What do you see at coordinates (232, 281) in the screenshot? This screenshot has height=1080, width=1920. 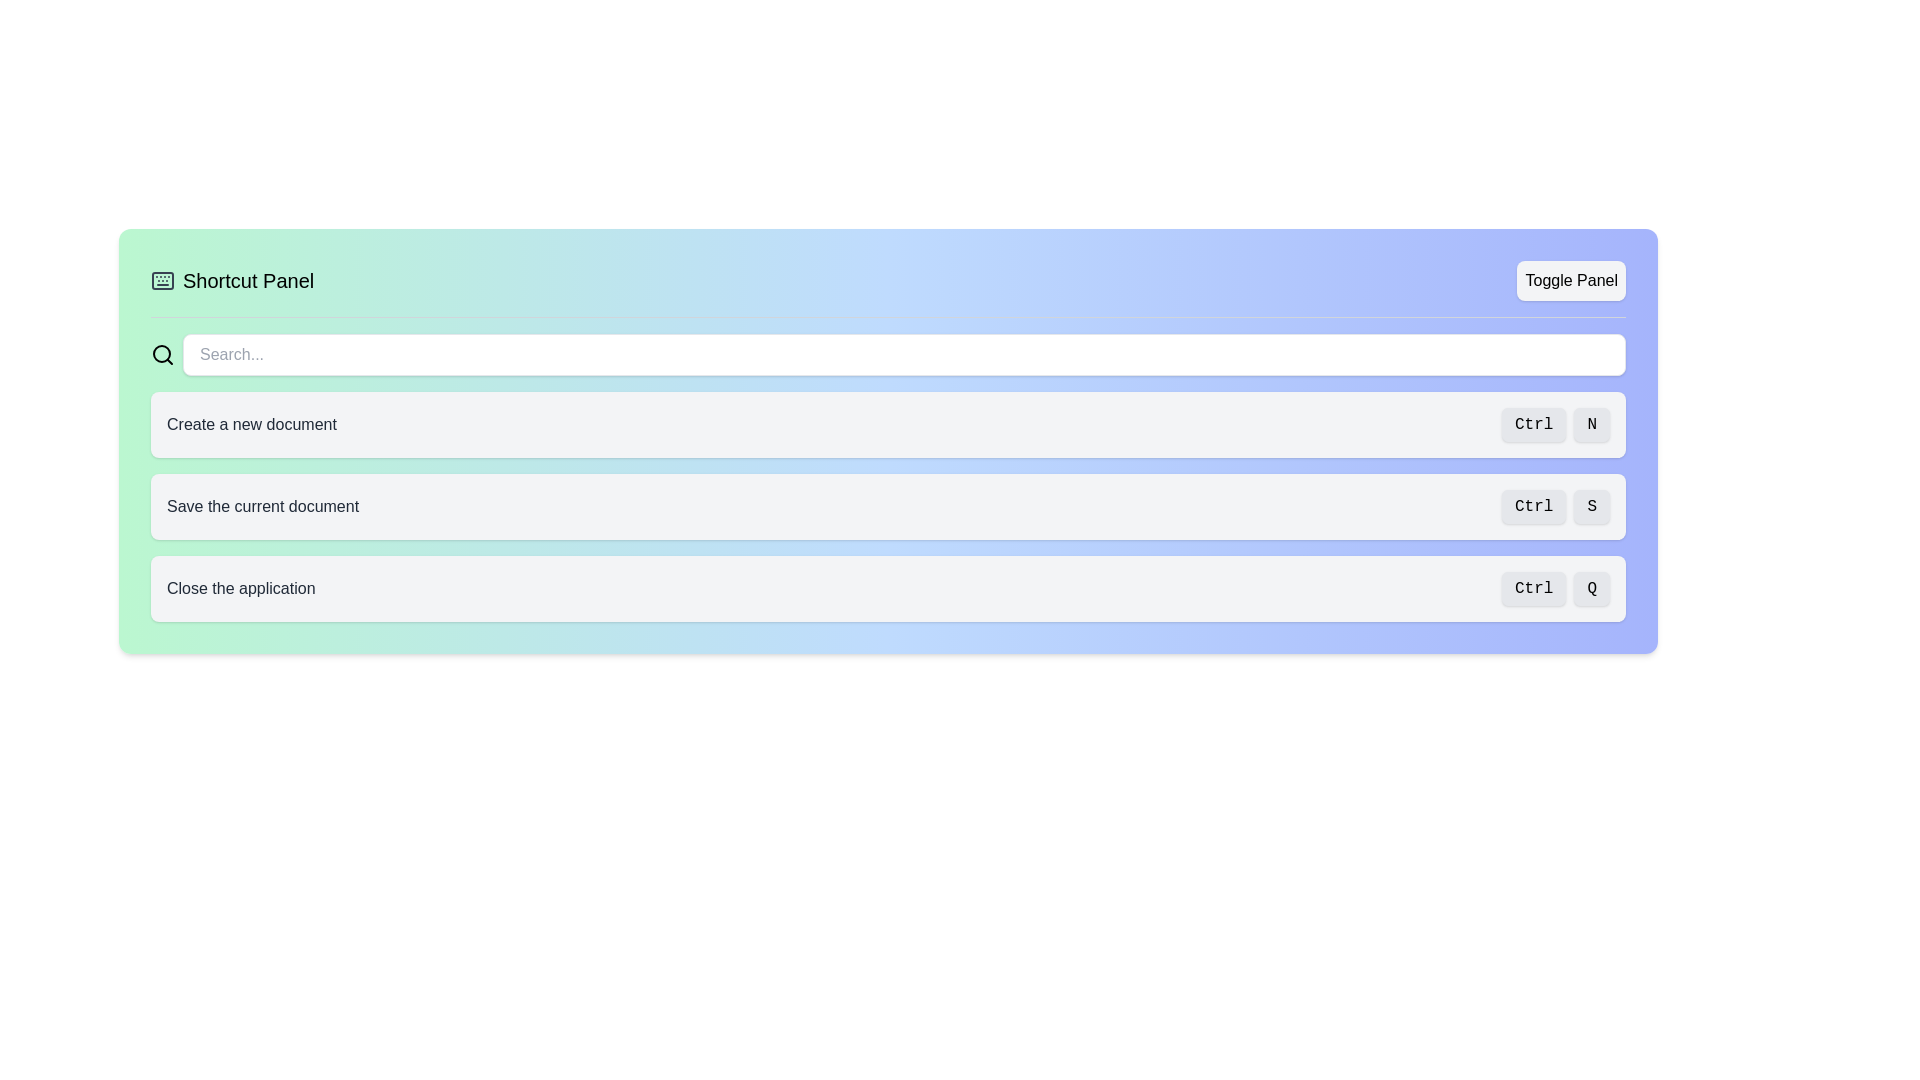 I see `the Text label with associated icon that serves as a title for managing shortcuts, located at the top-left corner of the interface` at bounding box center [232, 281].